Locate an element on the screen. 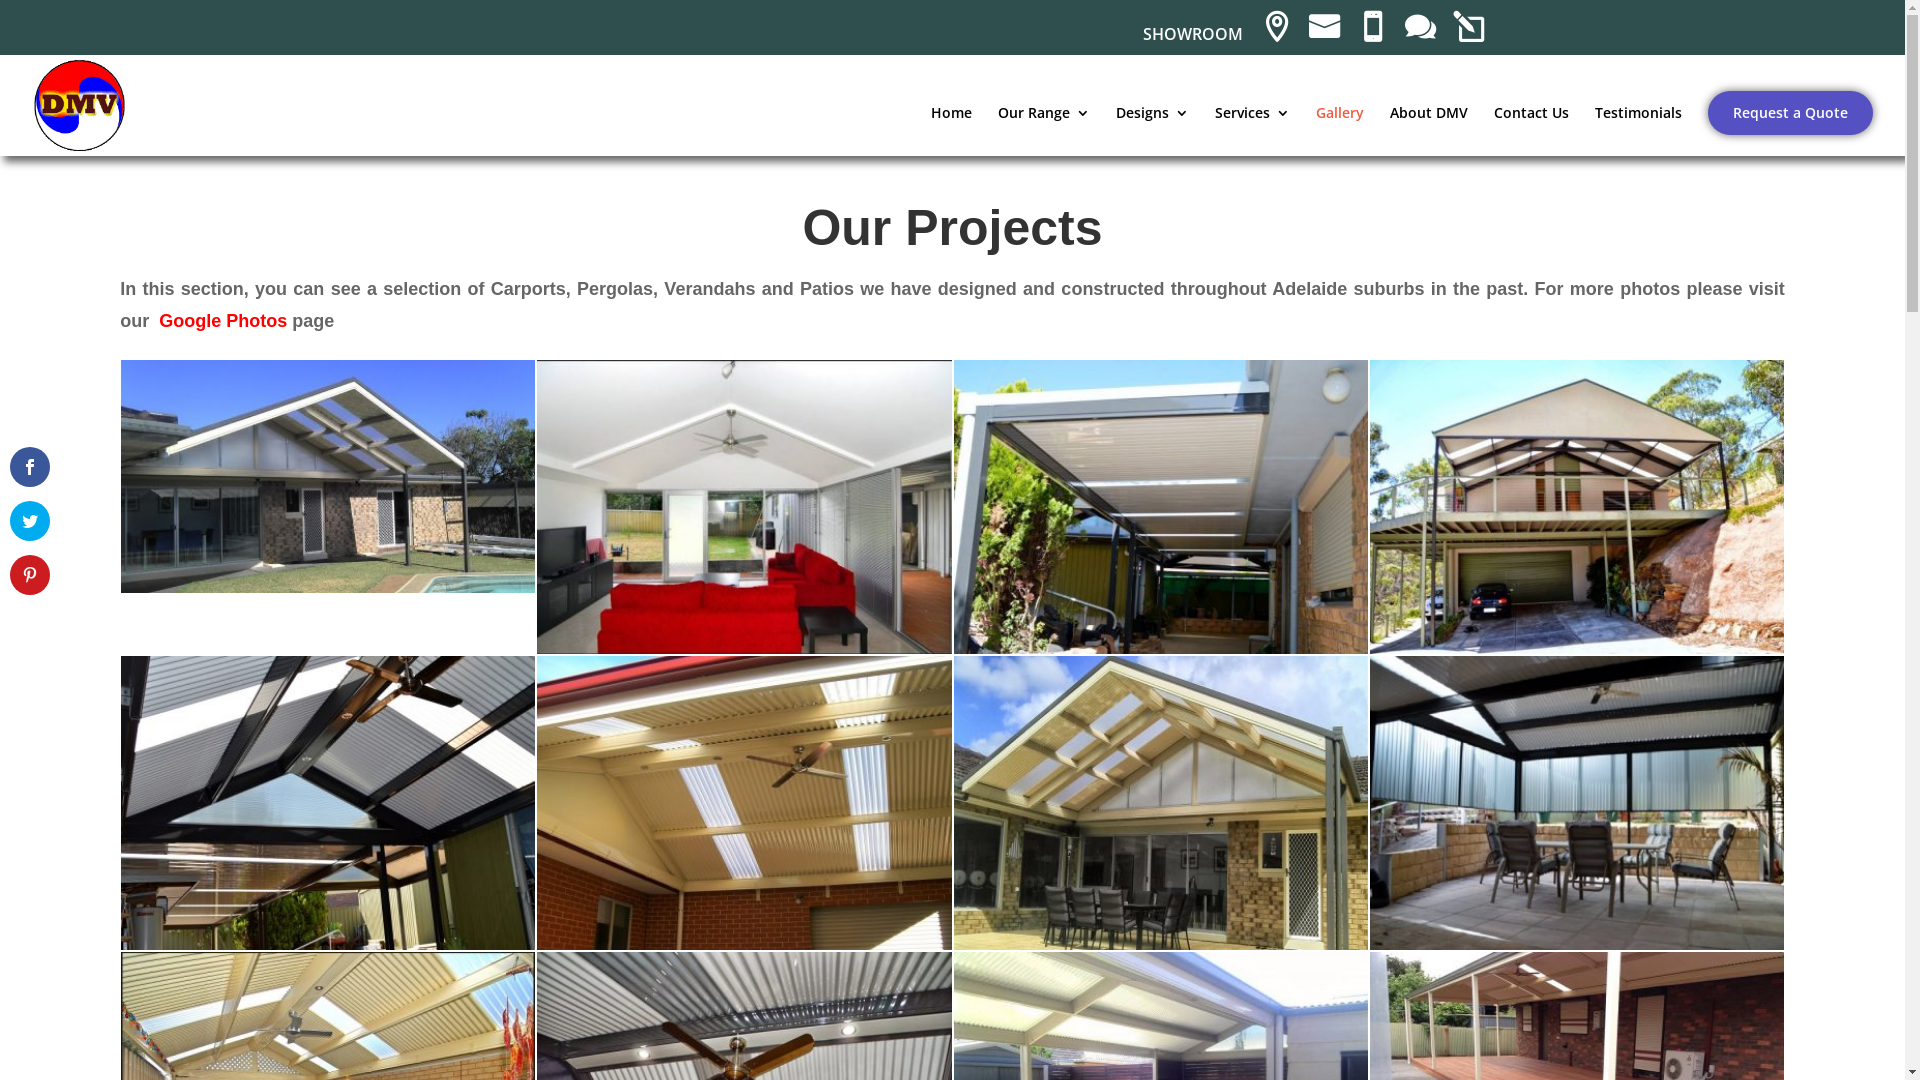 Image resolution: width=1920 pixels, height=1080 pixels. 'SHOWROOM' is located at coordinates (1191, 39).